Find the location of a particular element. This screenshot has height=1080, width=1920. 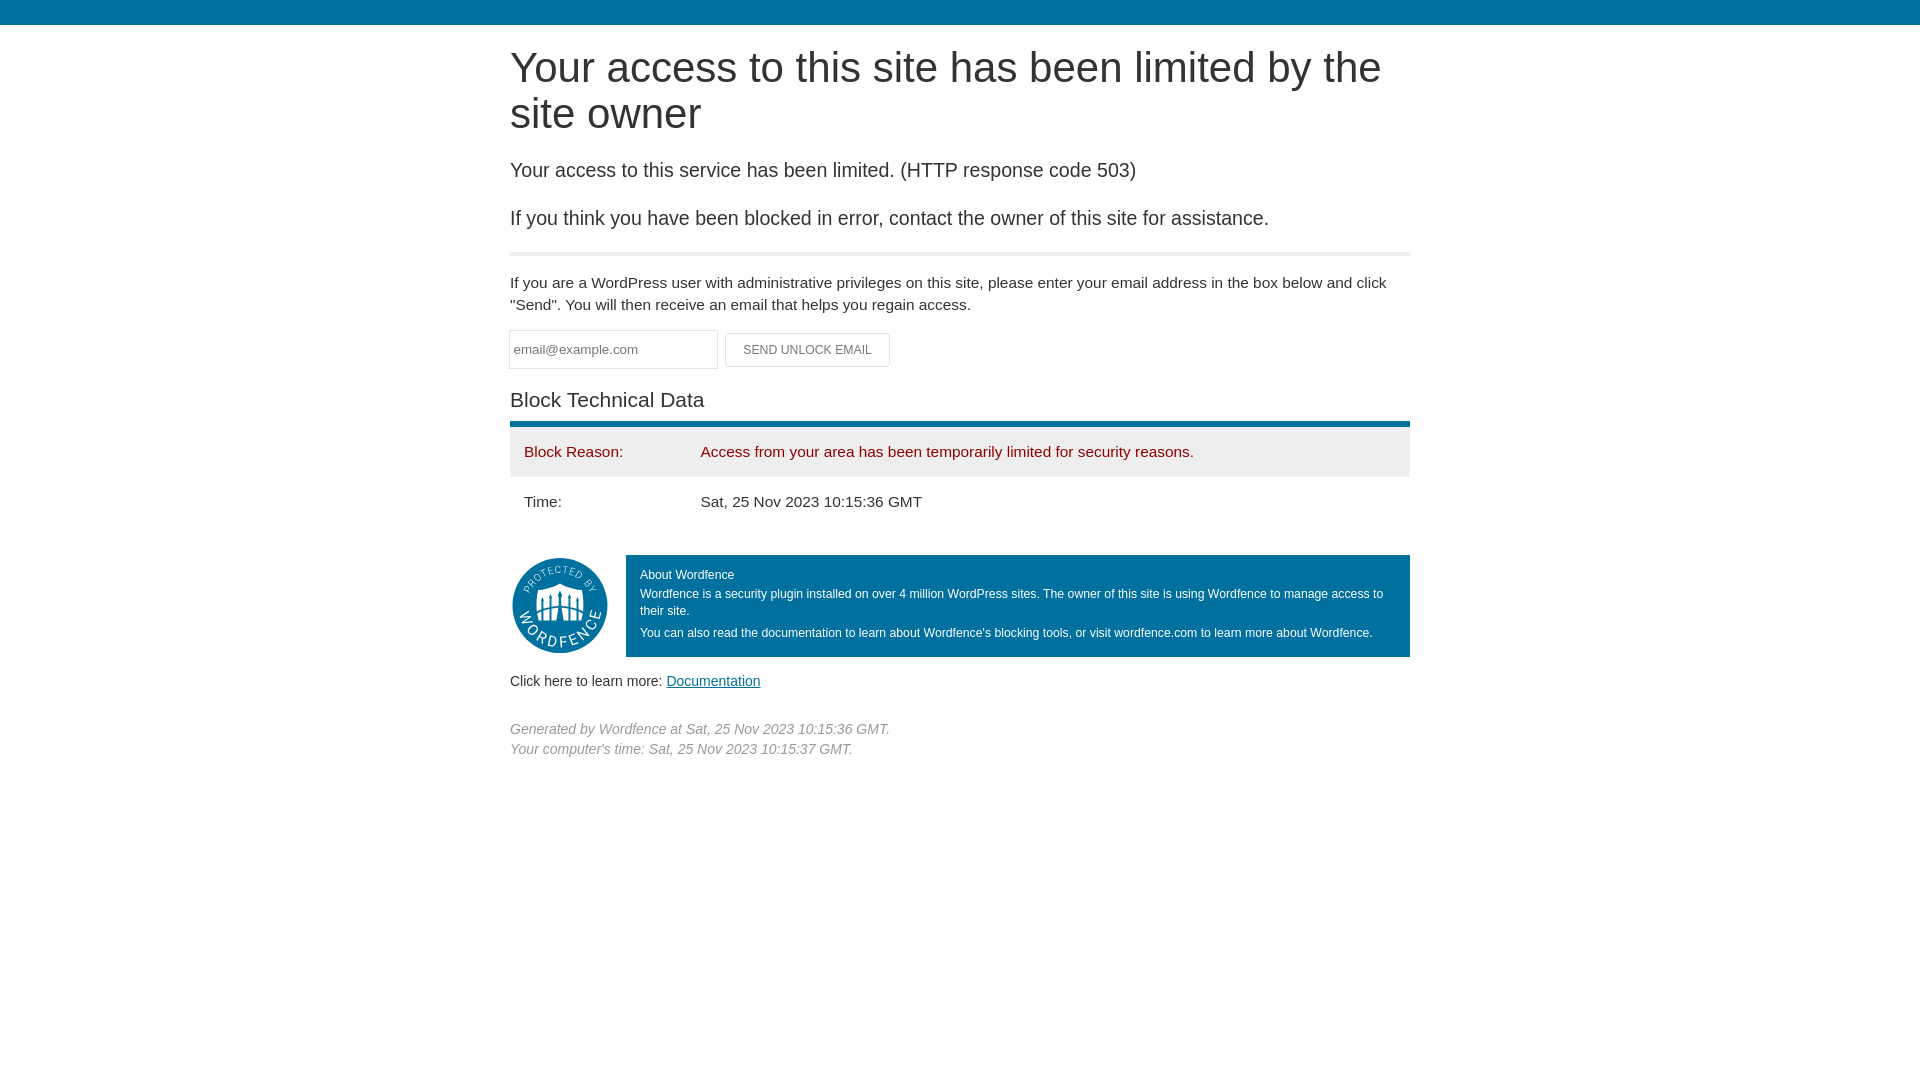

'Send Unlock Email' is located at coordinates (807, 349).